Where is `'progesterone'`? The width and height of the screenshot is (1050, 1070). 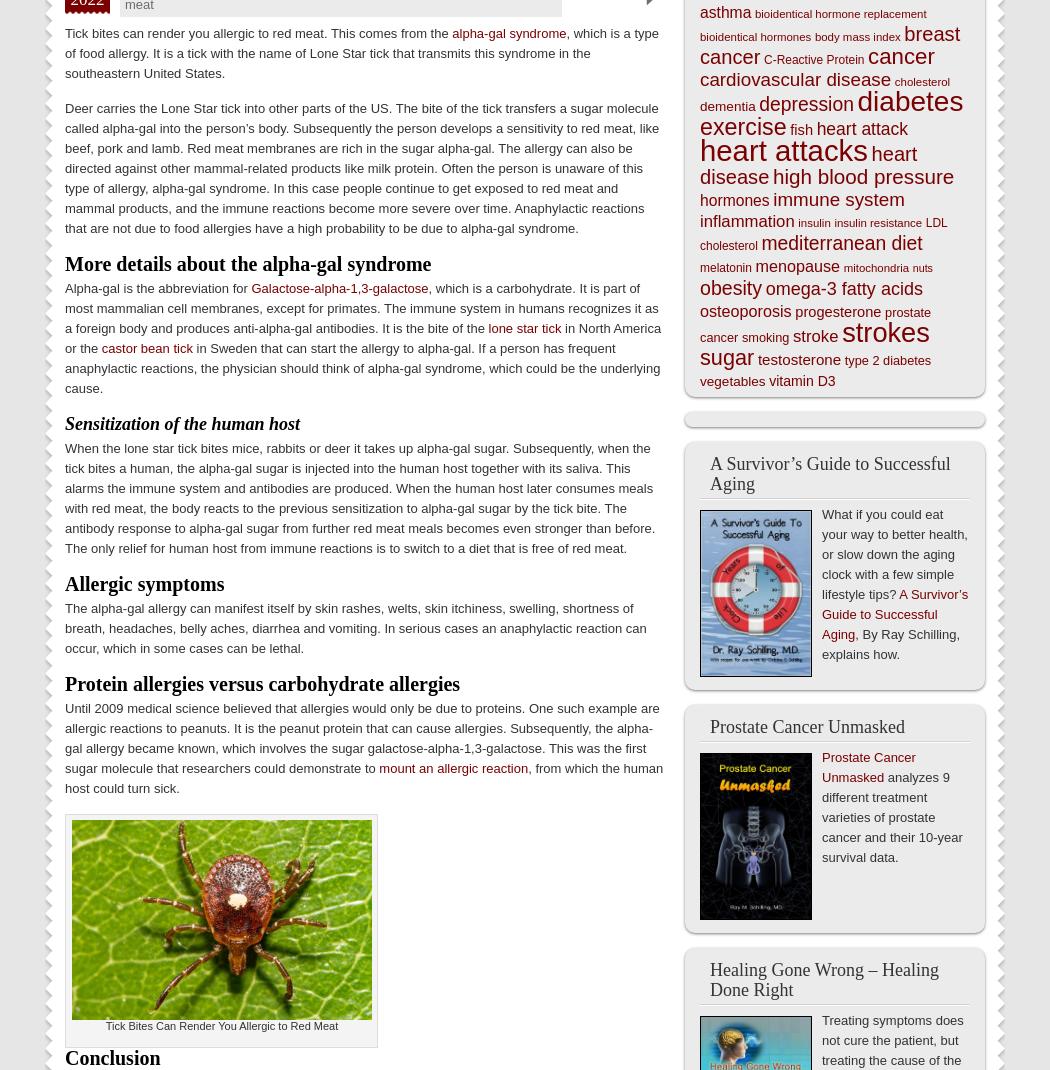 'progesterone' is located at coordinates (838, 312).